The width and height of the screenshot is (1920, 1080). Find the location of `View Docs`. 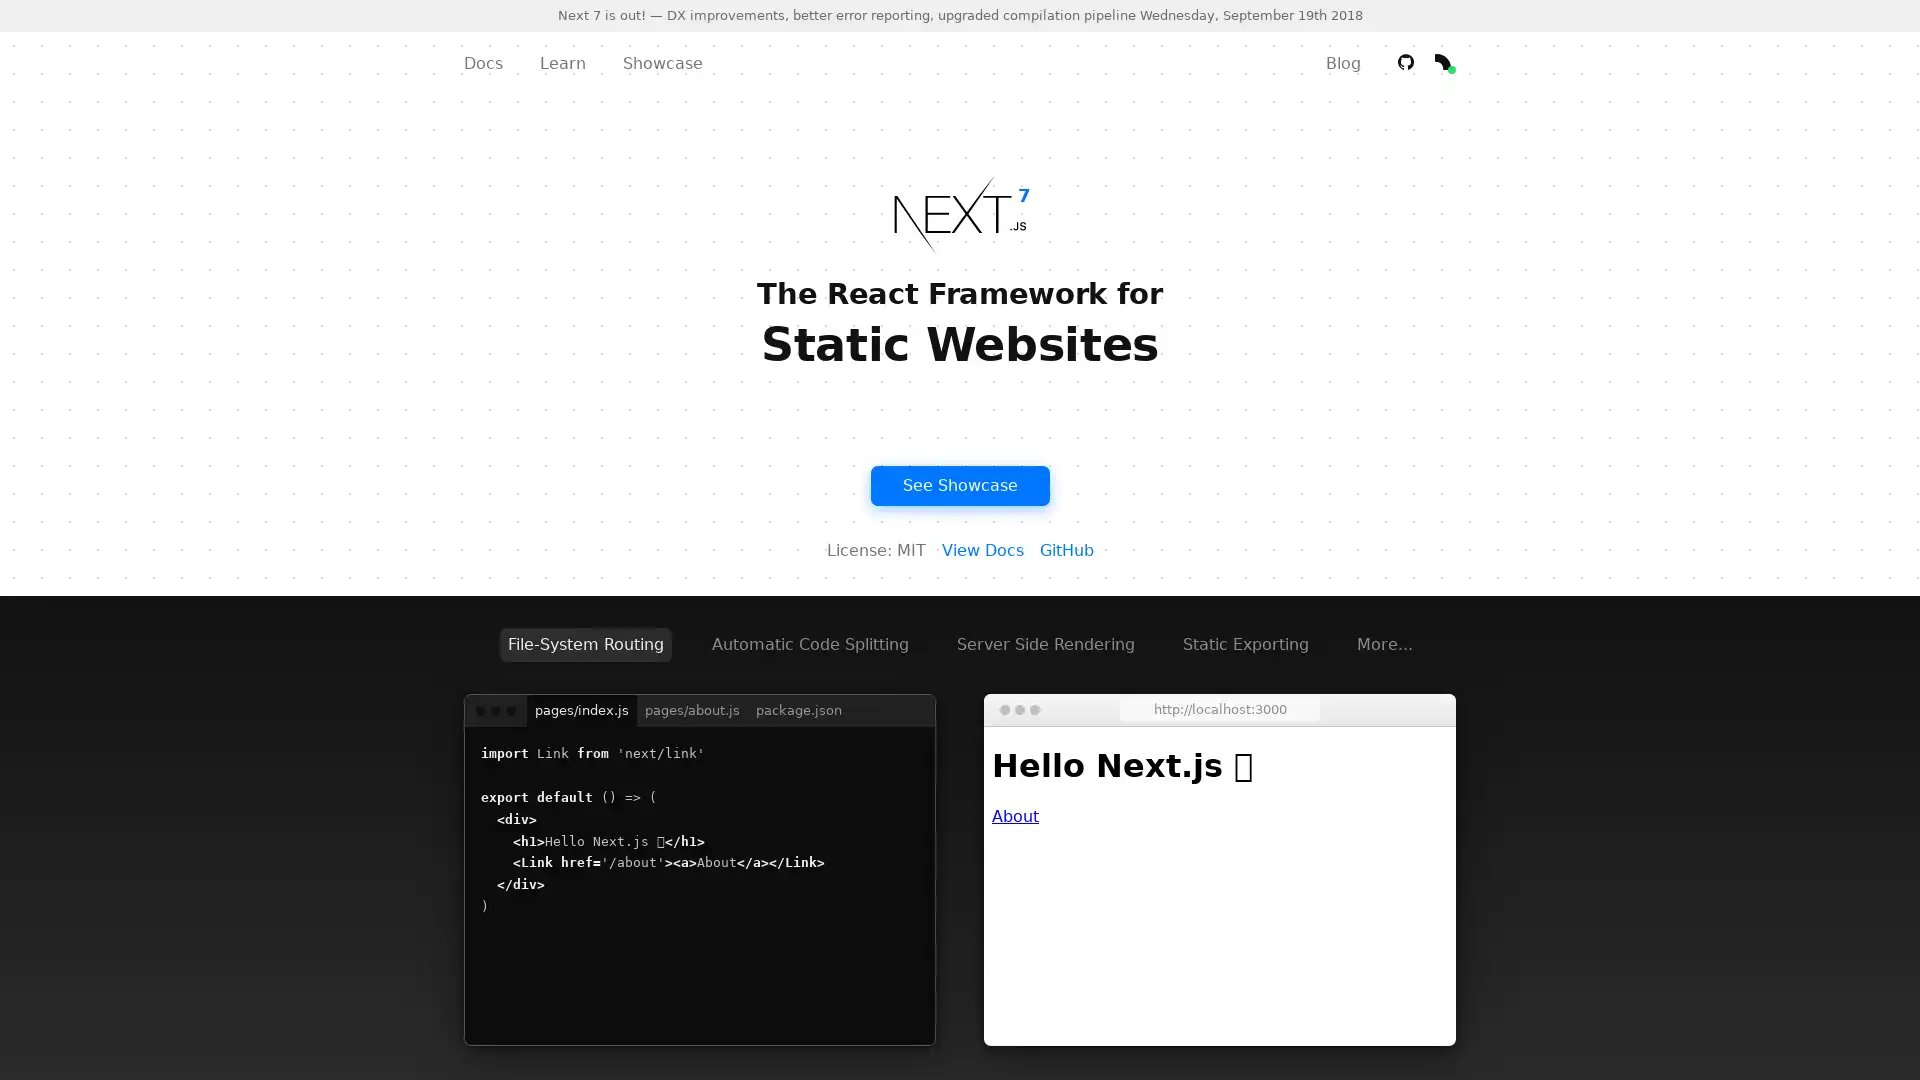

View Docs is located at coordinates (982, 550).